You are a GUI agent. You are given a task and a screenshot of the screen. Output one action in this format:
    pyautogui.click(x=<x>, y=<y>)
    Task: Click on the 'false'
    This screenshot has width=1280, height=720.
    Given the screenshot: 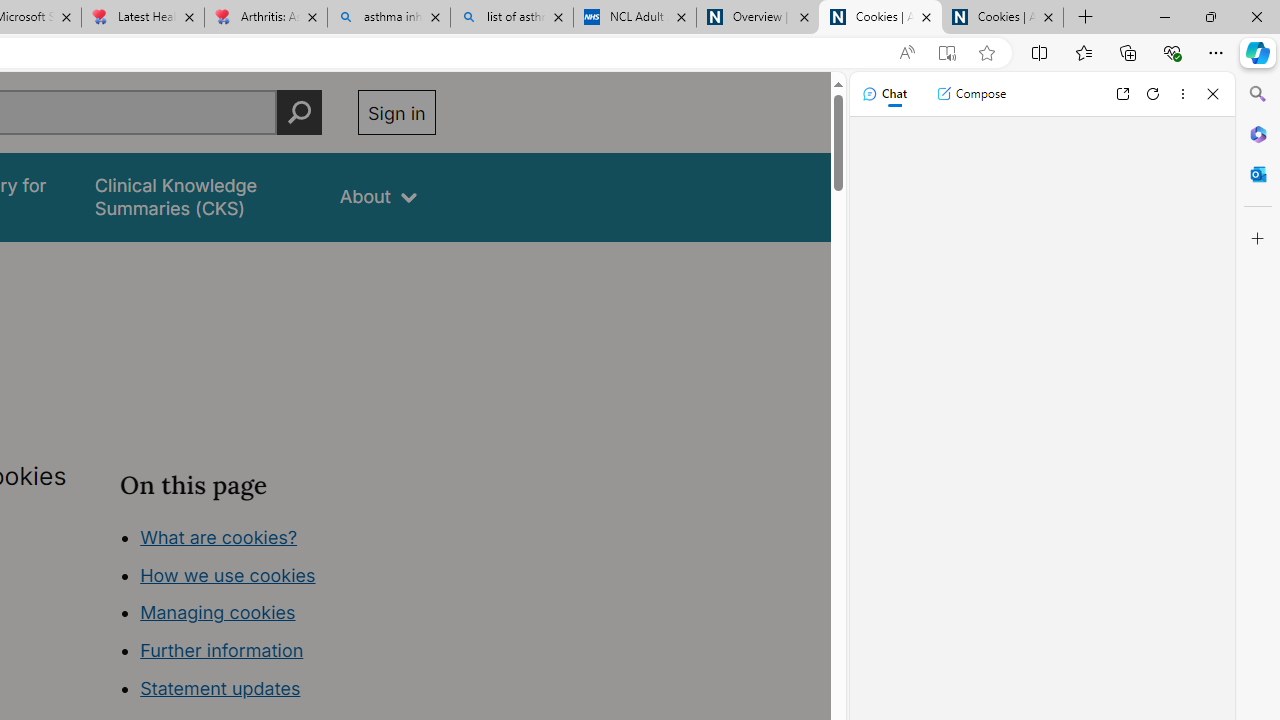 What is the action you would take?
    pyautogui.click(x=199, y=197)
    